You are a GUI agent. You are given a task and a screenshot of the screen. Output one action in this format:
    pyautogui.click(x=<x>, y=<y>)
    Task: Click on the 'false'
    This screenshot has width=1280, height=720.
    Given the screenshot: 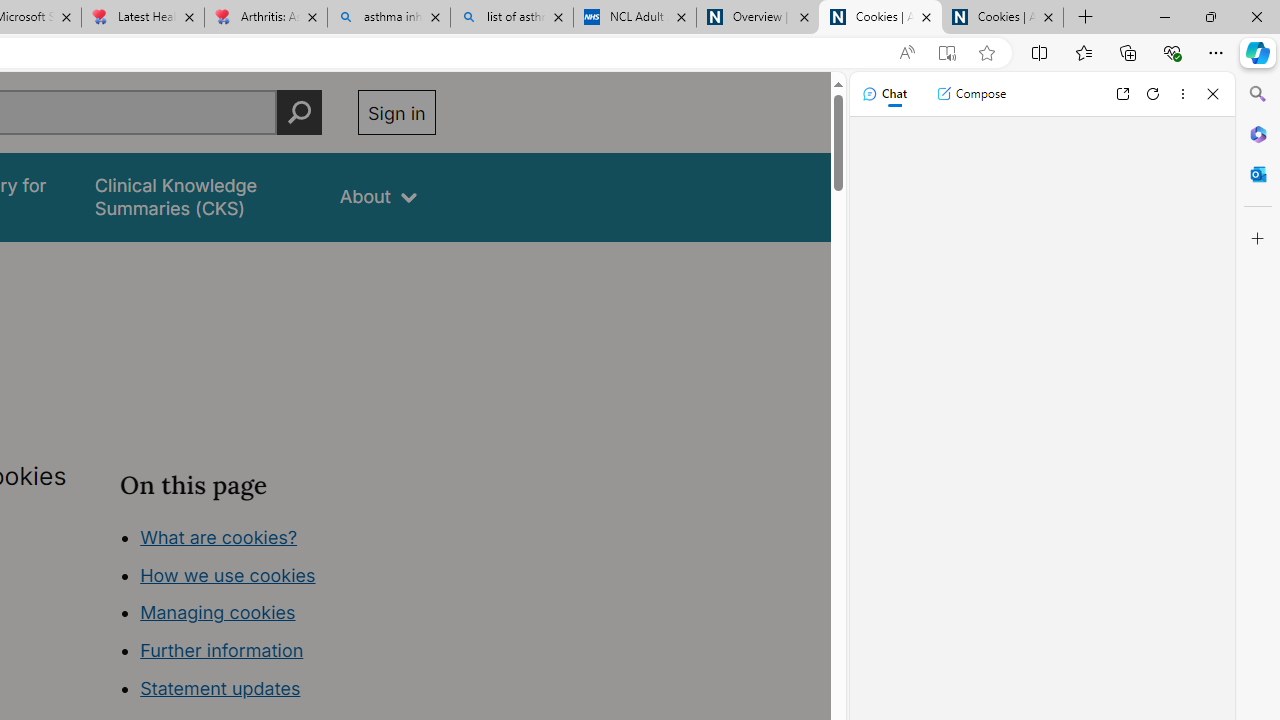 What is the action you would take?
    pyautogui.click(x=199, y=197)
    